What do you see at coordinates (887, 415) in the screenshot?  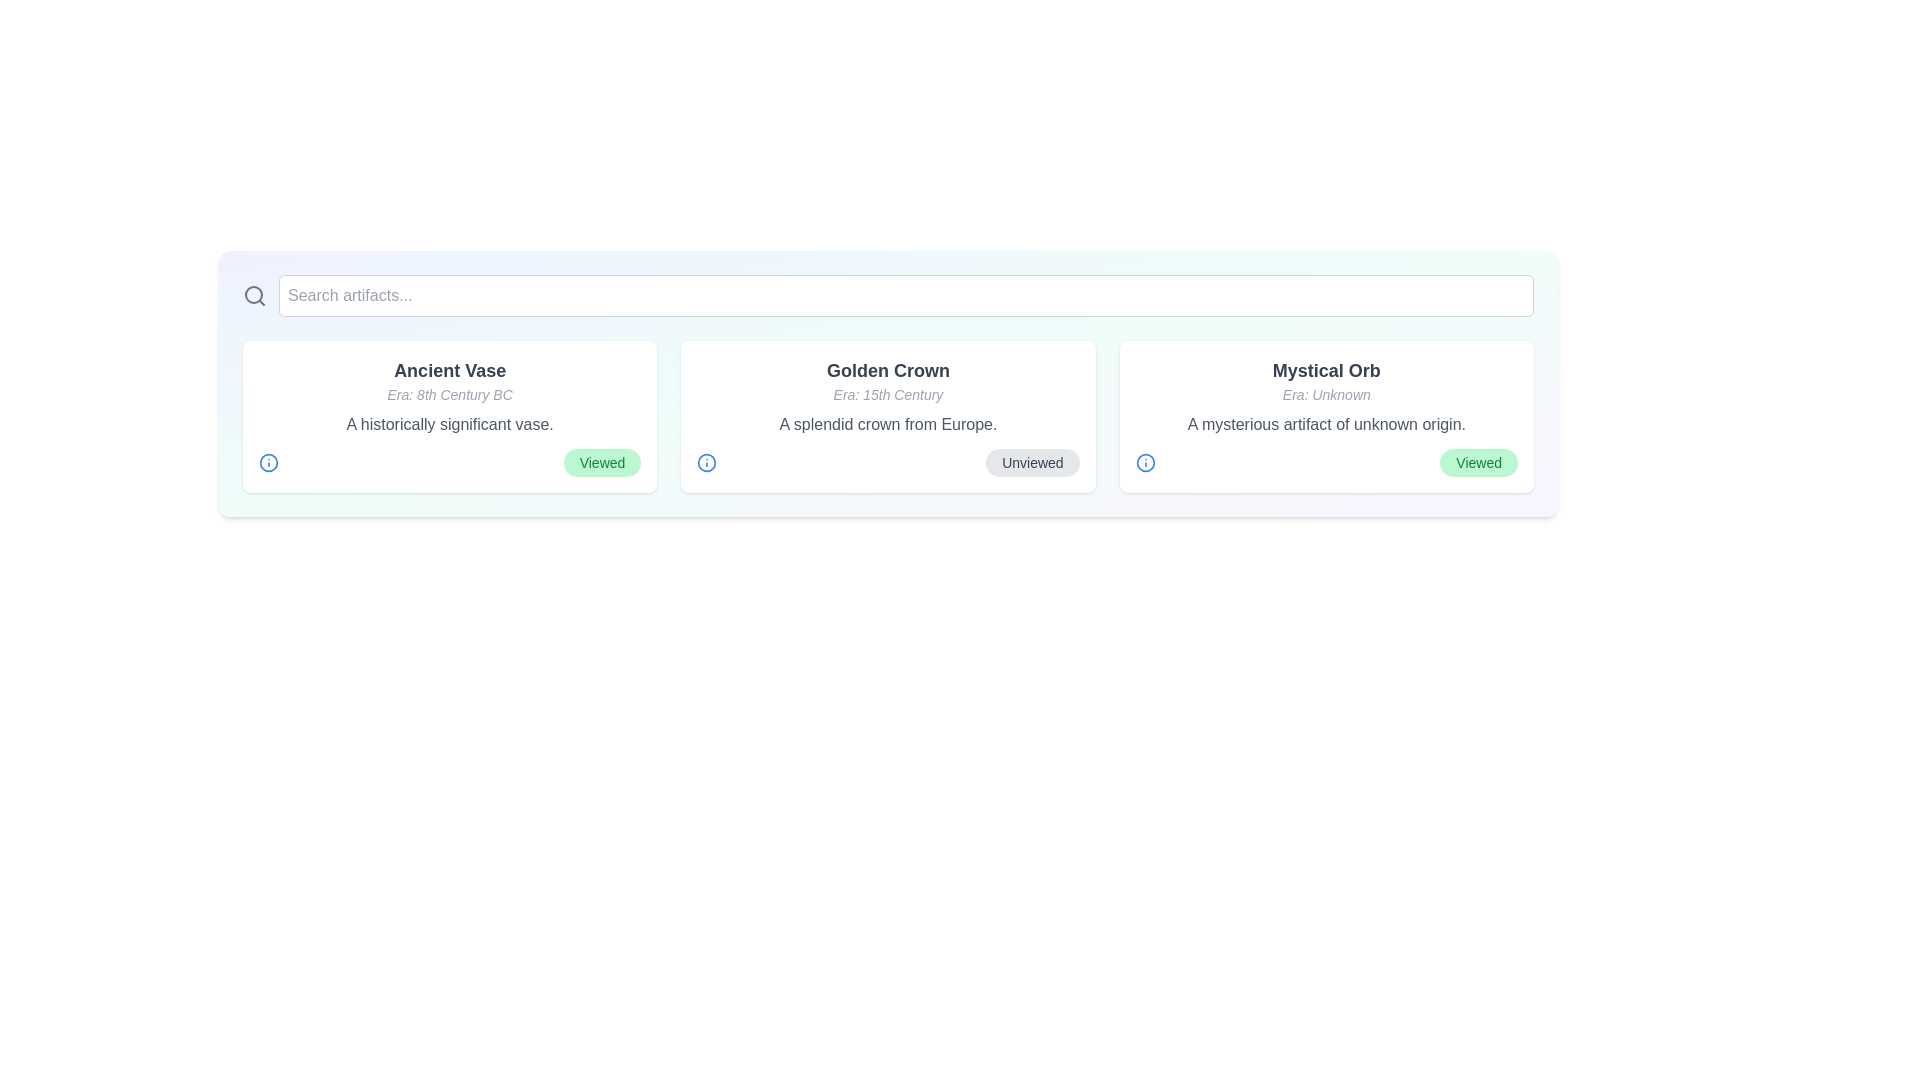 I see `the card displaying information about Golden Crown` at bounding box center [887, 415].